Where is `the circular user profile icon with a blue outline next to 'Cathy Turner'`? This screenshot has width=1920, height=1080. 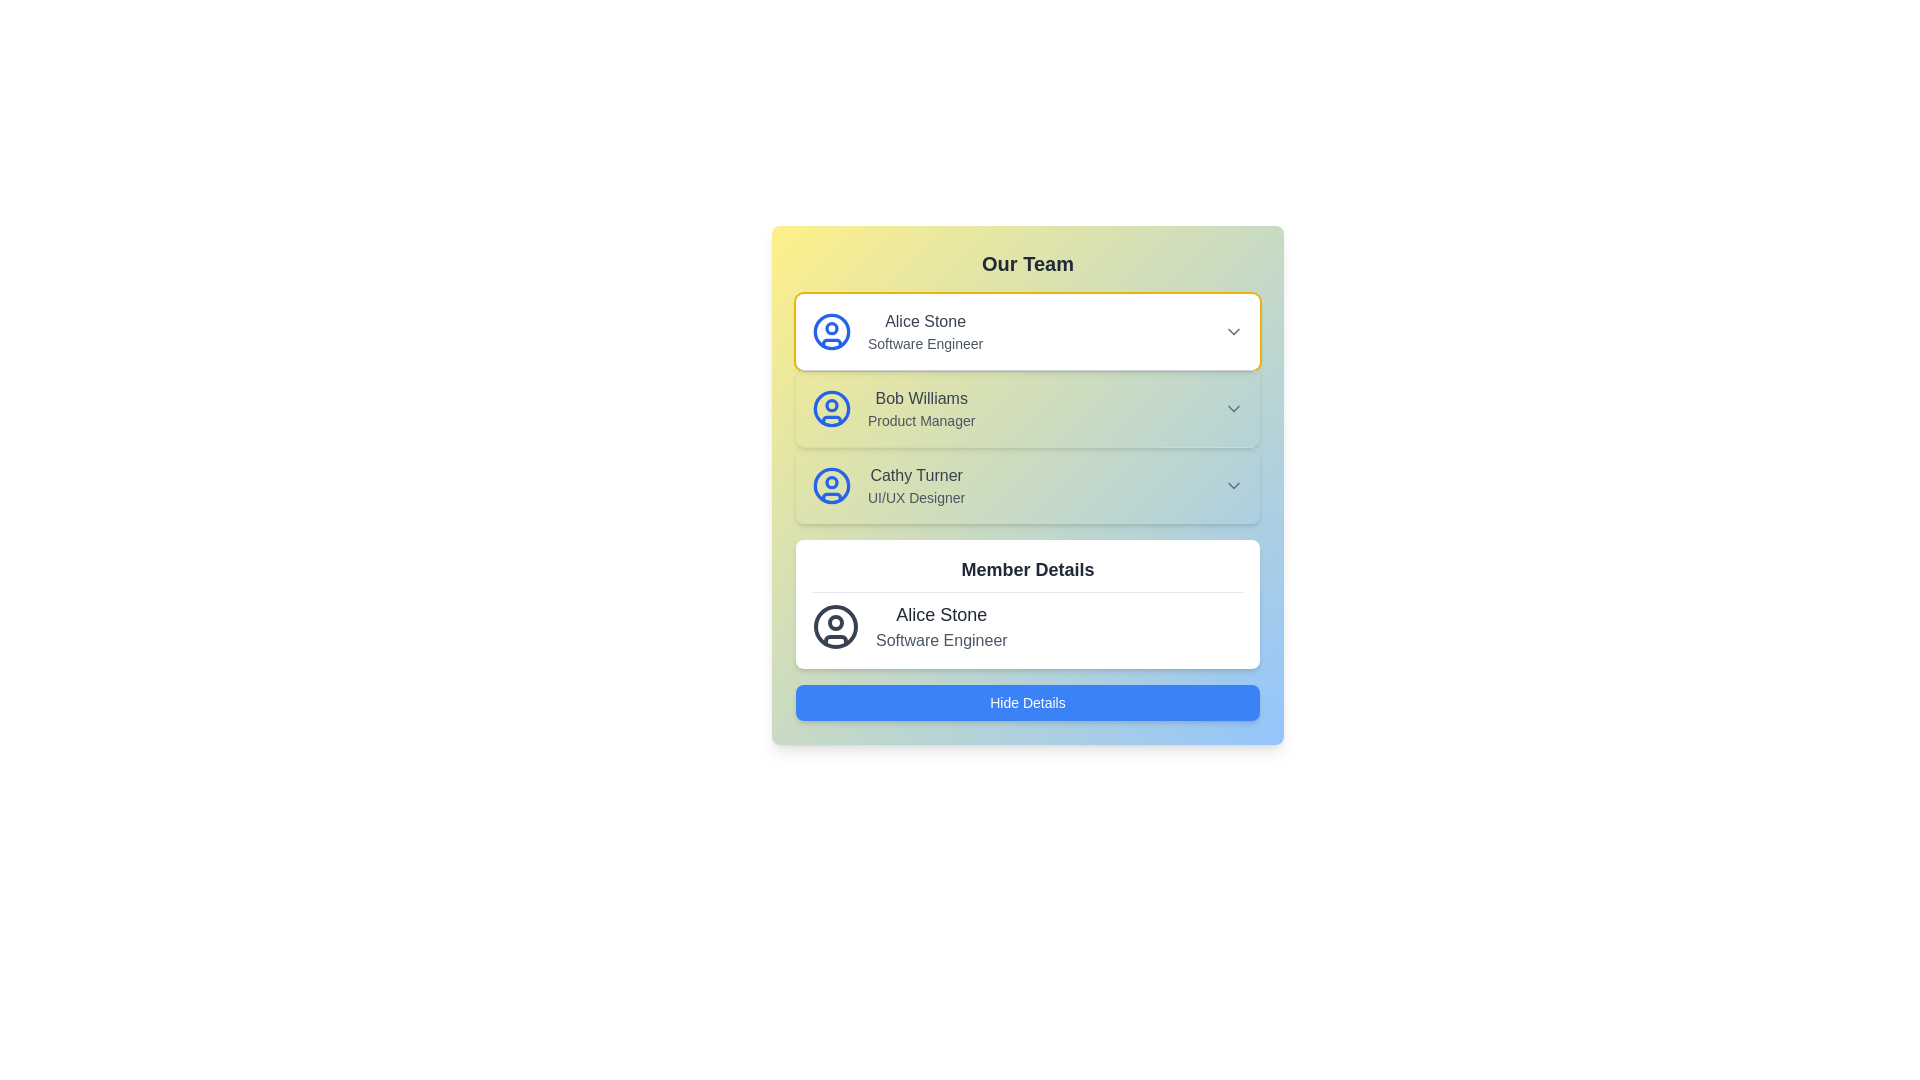 the circular user profile icon with a blue outline next to 'Cathy Turner' is located at coordinates (831, 486).